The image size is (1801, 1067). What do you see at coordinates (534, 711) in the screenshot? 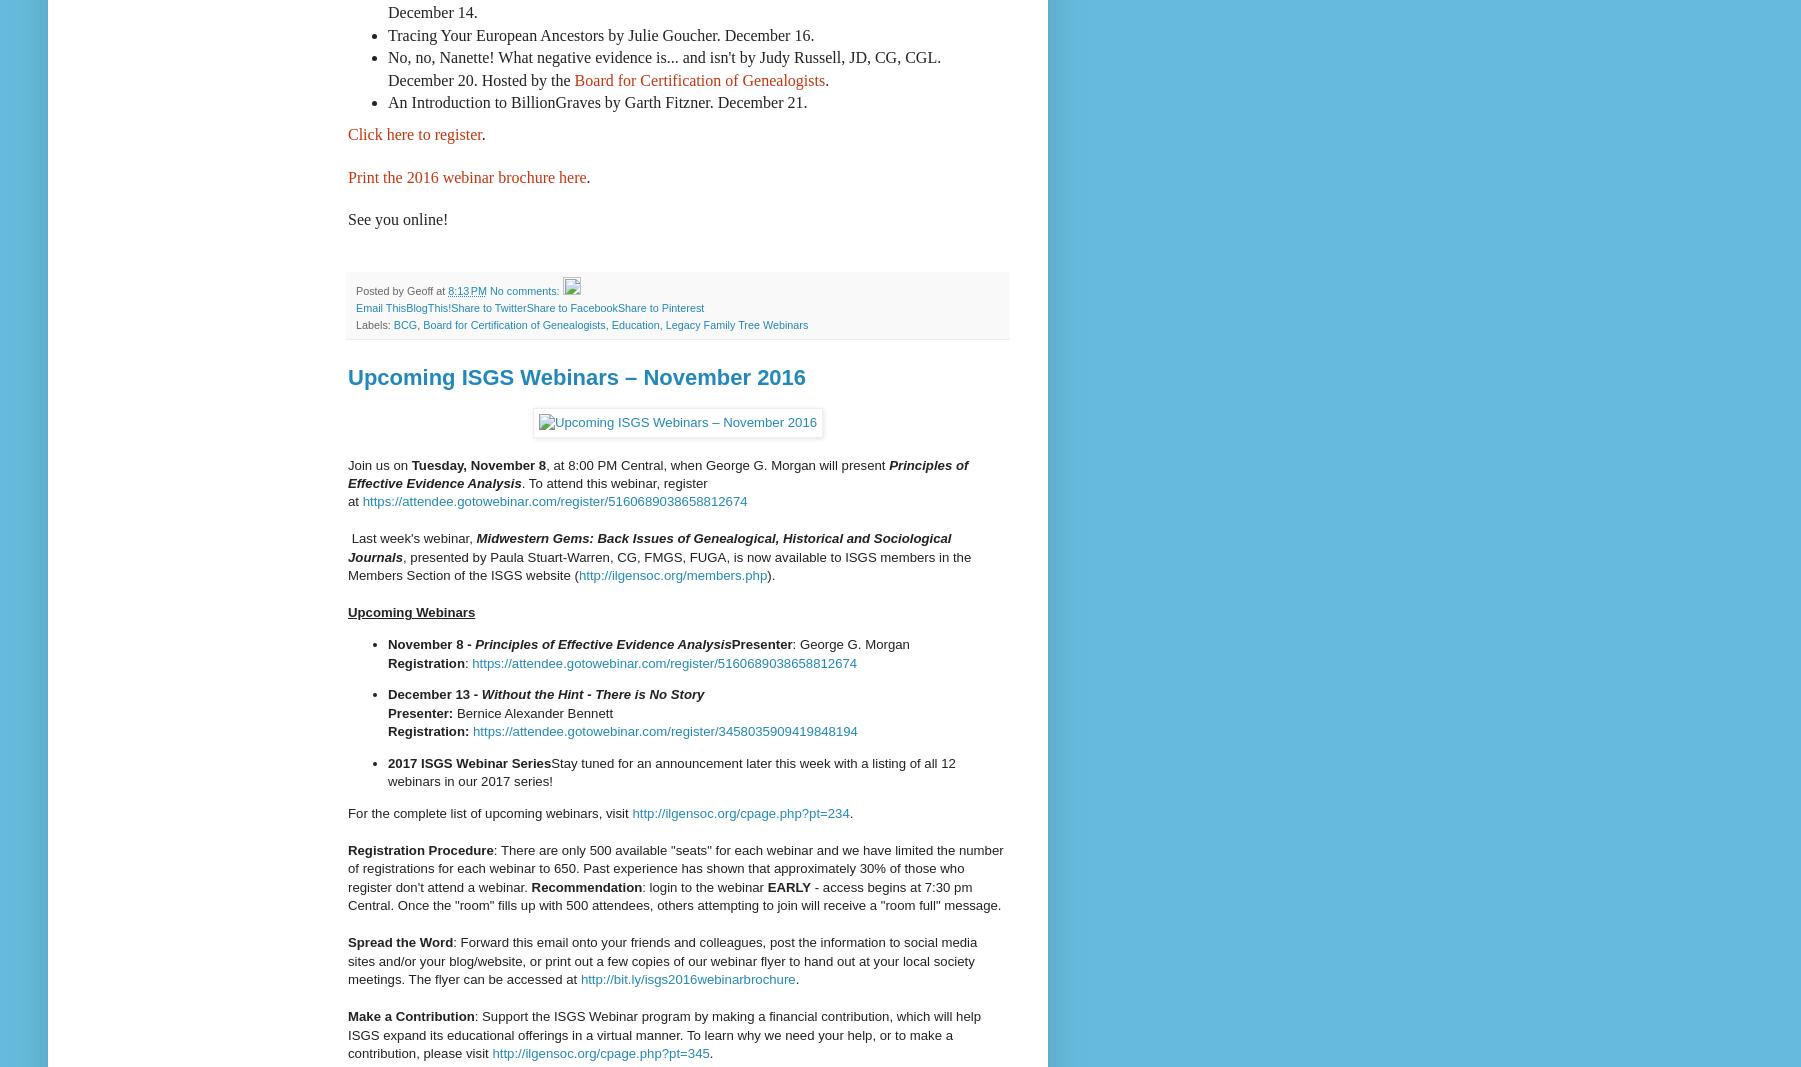
I see `'Bernice Alexander Bennett'` at bounding box center [534, 711].